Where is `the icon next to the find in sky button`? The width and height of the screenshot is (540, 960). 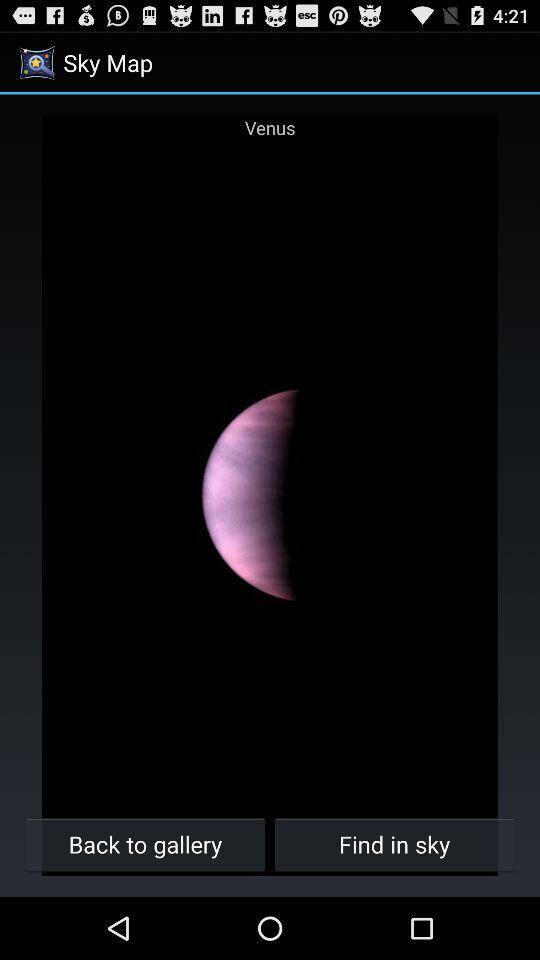 the icon next to the find in sky button is located at coordinates (144, 843).